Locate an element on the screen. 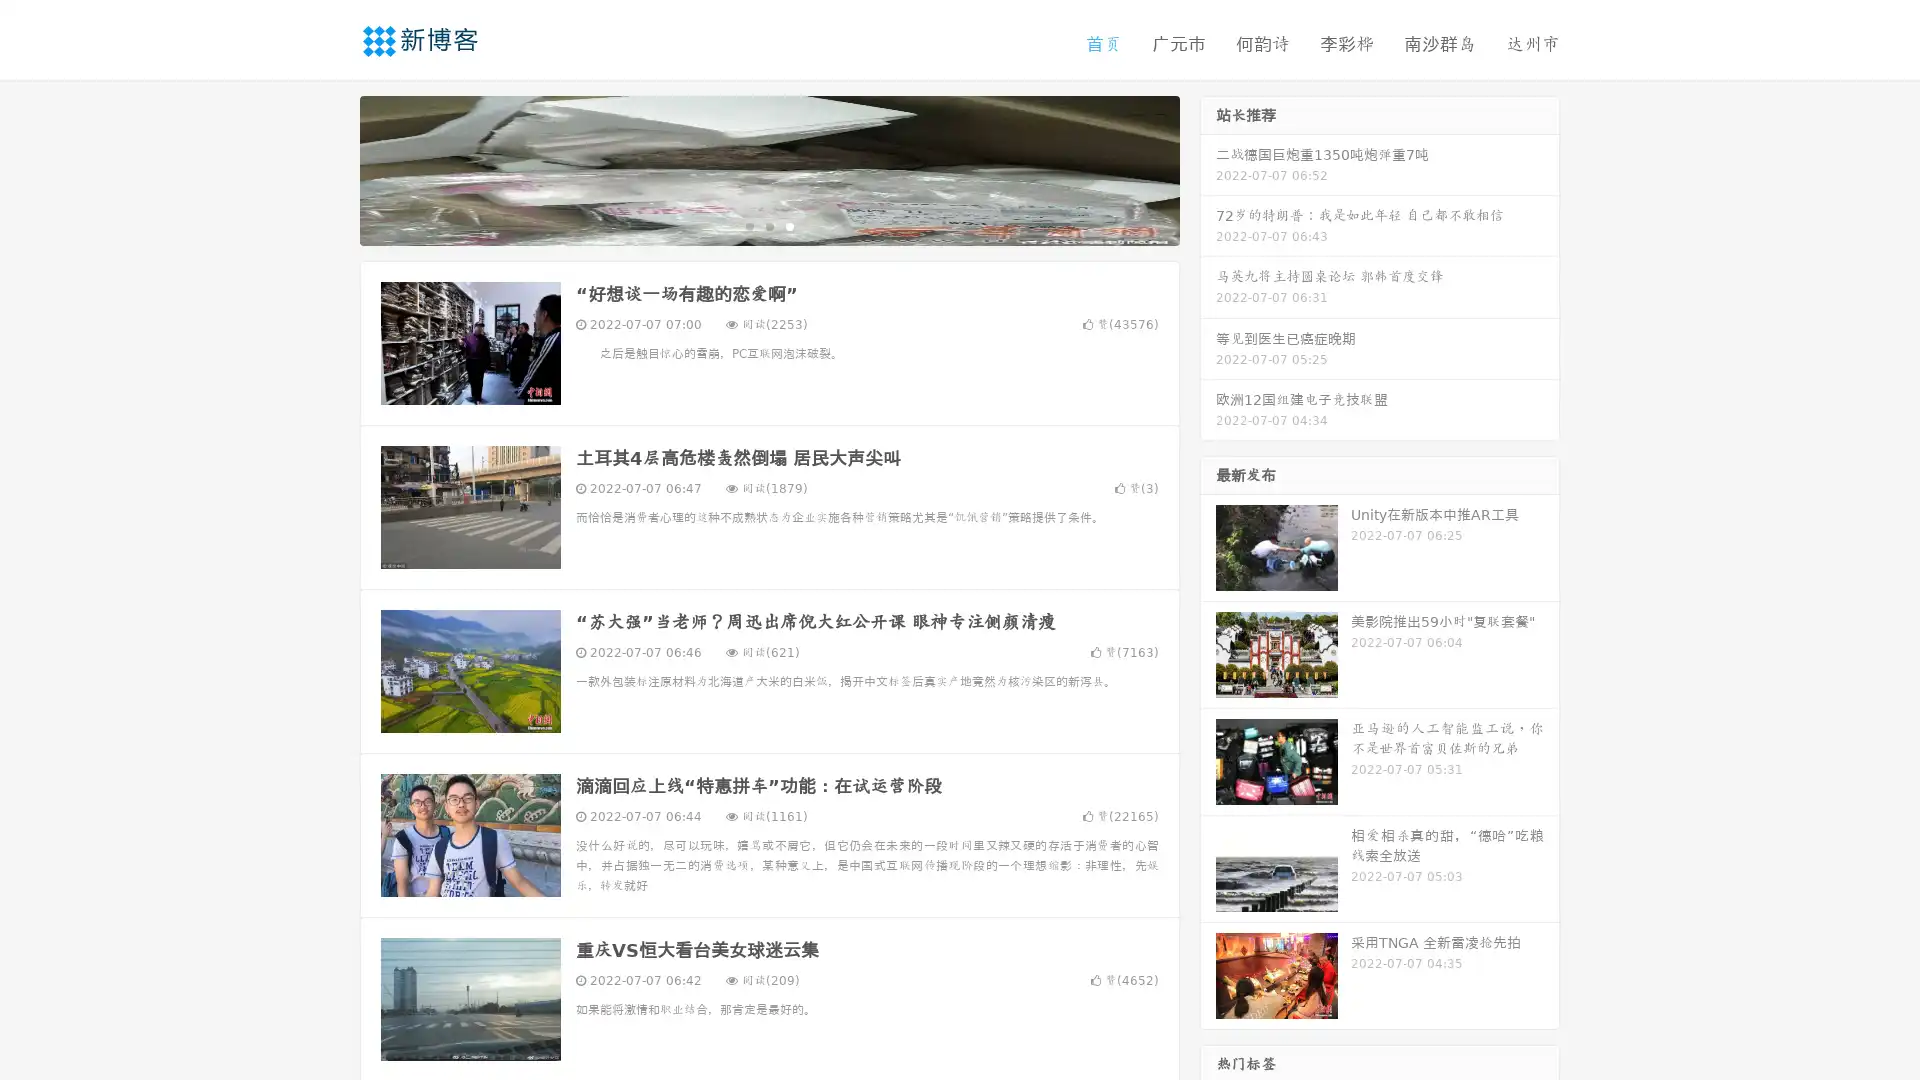 The width and height of the screenshot is (1920, 1080). Previous slide is located at coordinates (330, 168).